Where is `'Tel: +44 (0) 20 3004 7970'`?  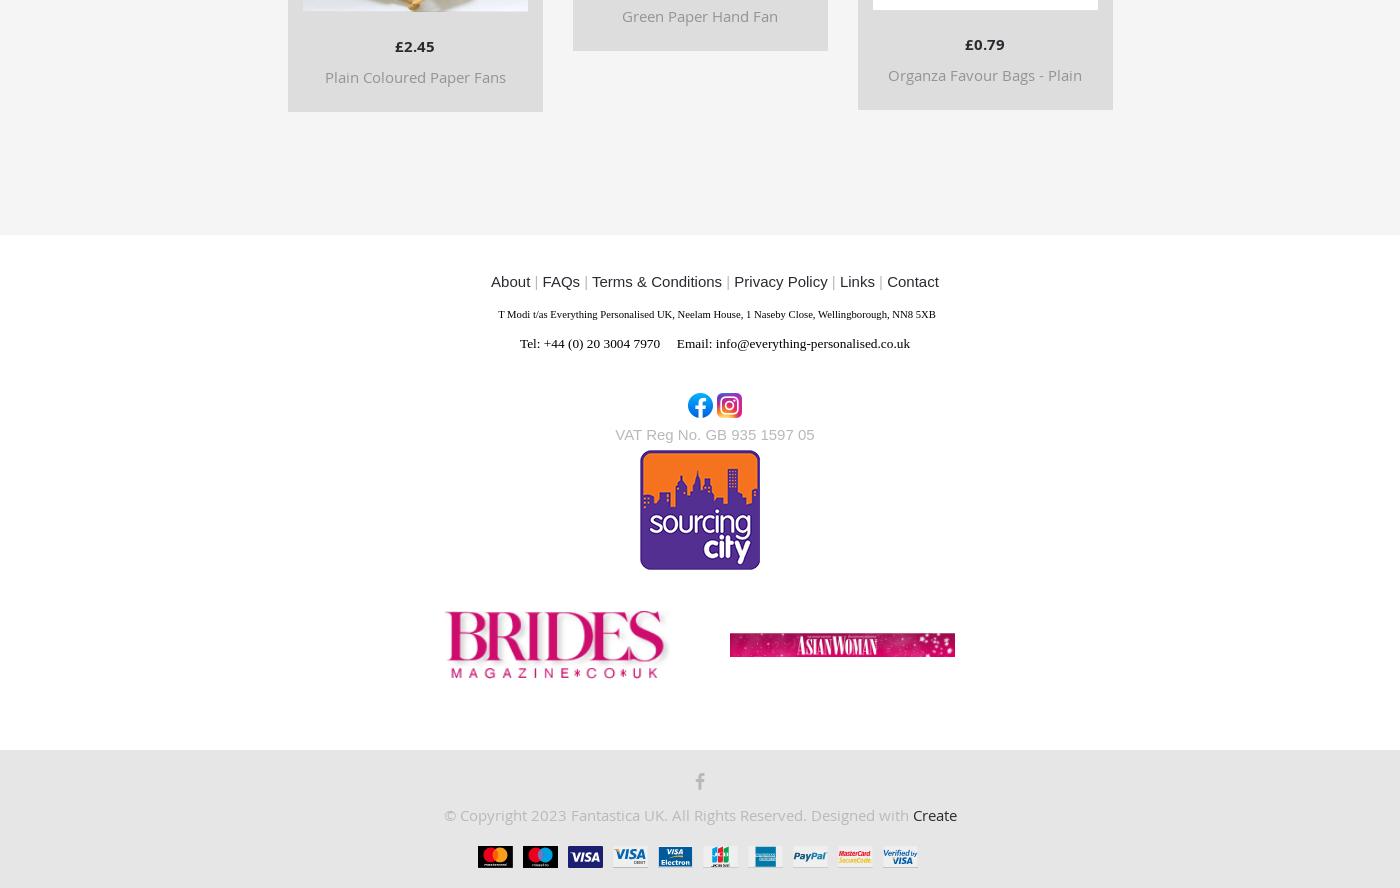
'Tel: +44 (0) 20 3004 7970' is located at coordinates (589, 343).